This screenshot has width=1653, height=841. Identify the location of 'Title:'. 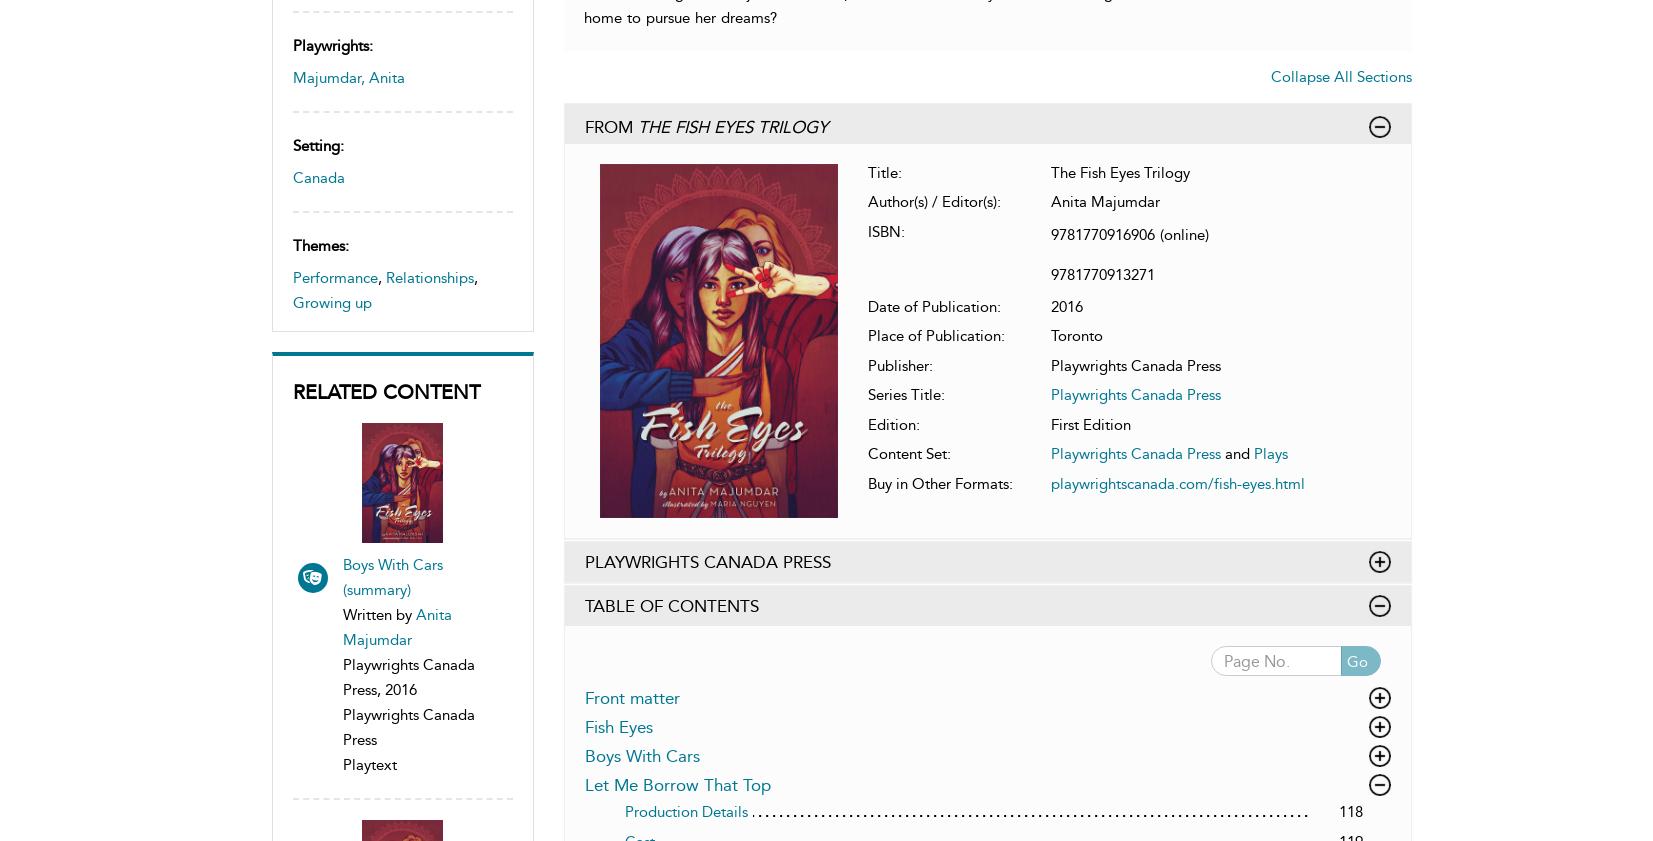
(885, 170).